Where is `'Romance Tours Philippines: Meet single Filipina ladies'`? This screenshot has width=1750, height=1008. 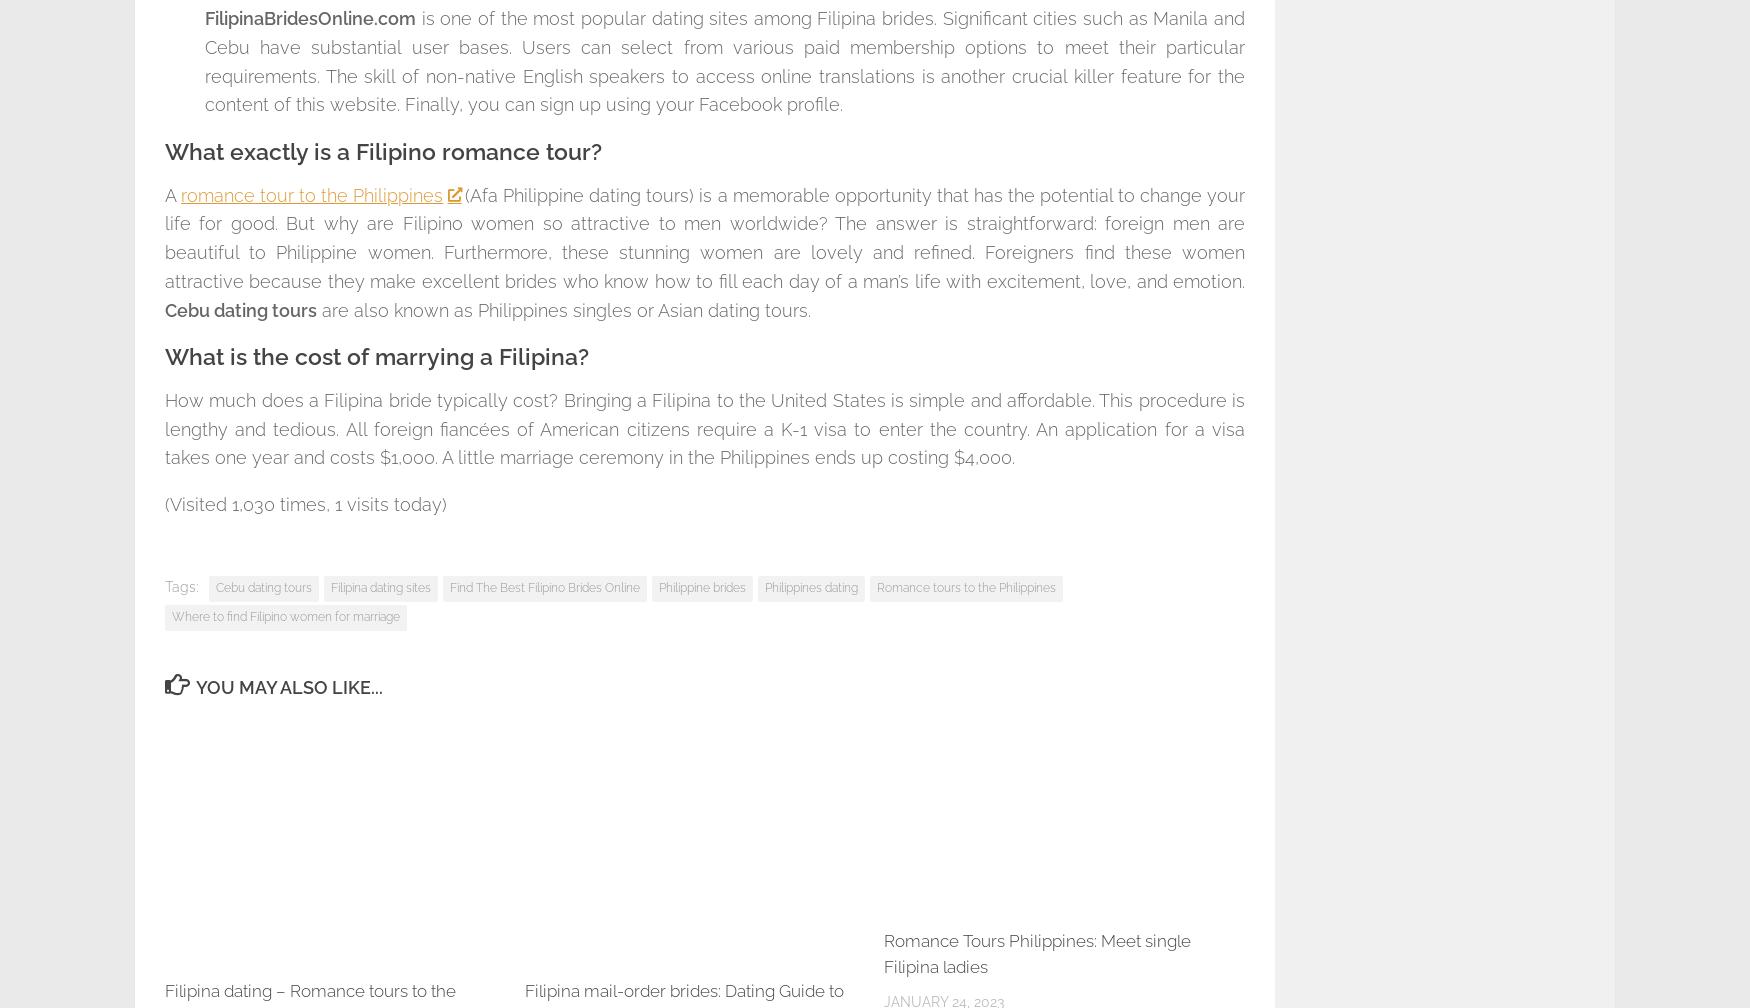 'Romance Tours Philippines: Meet single Filipina ladies' is located at coordinates (882, 953).